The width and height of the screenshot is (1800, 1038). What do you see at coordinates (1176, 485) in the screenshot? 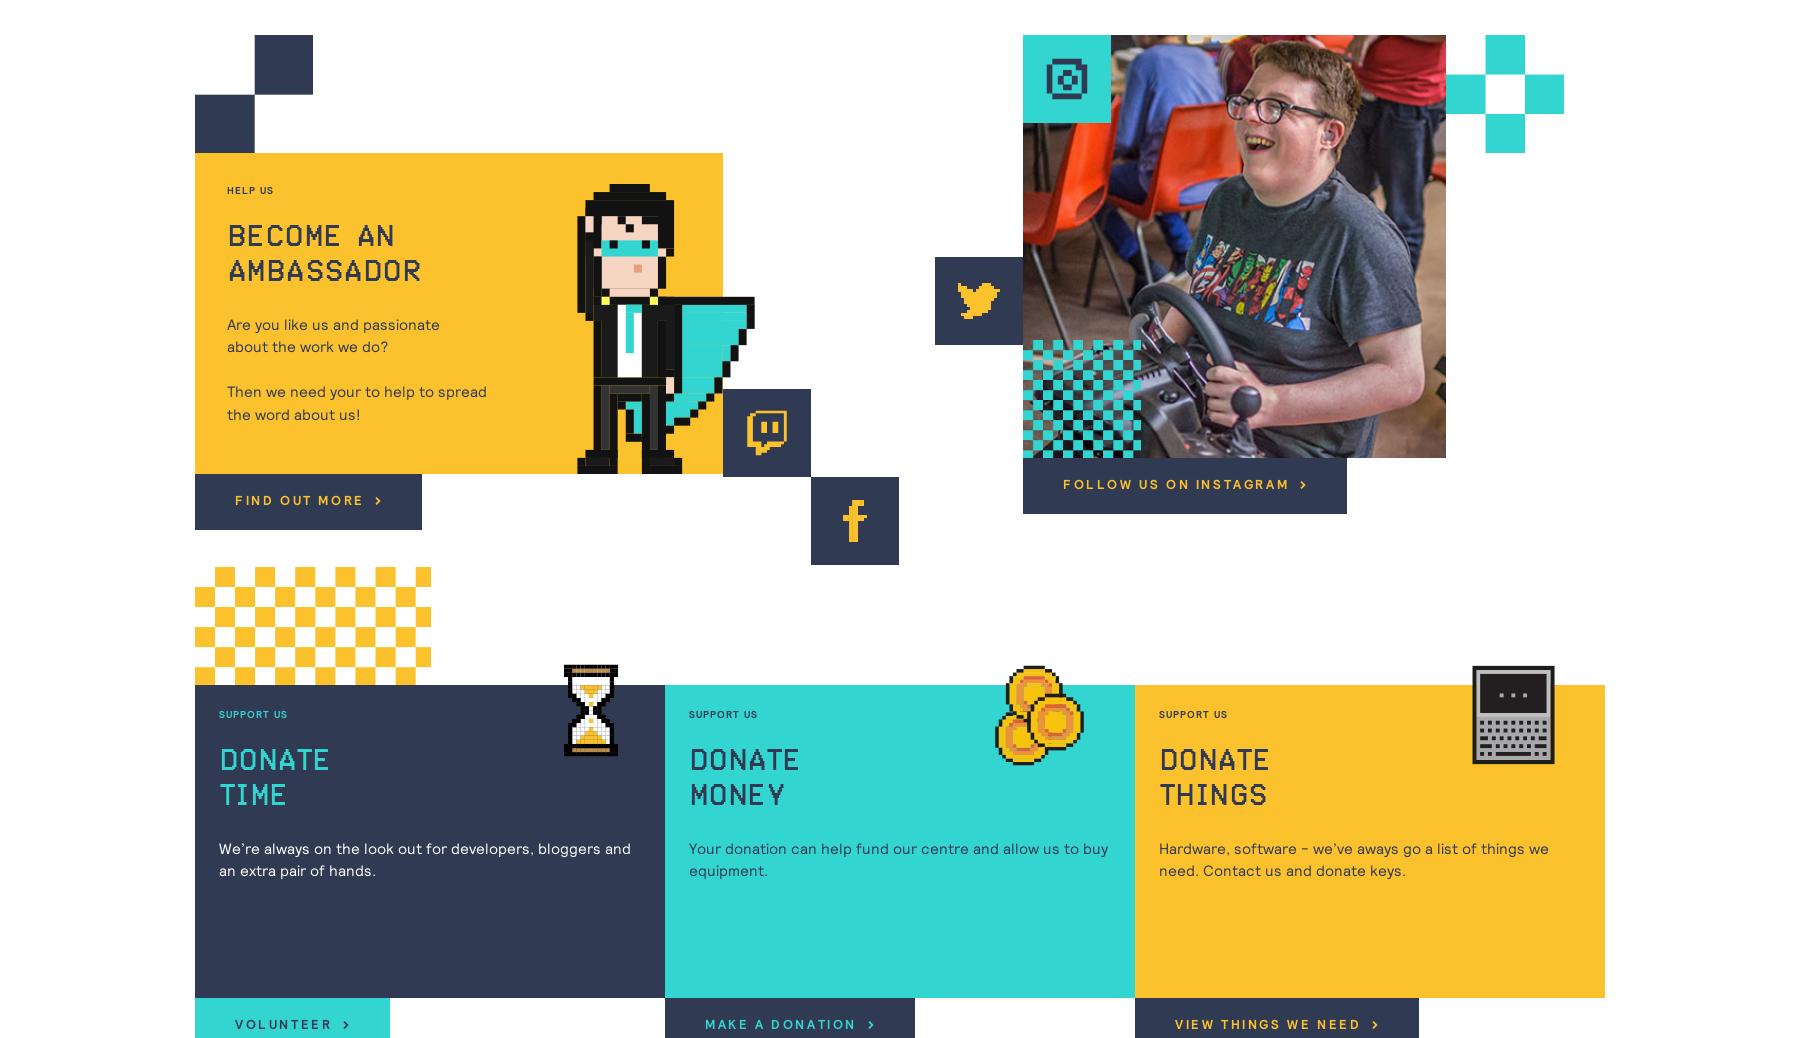
I see `'Follow us on Instagram'` at bounding box center [1176, 485].